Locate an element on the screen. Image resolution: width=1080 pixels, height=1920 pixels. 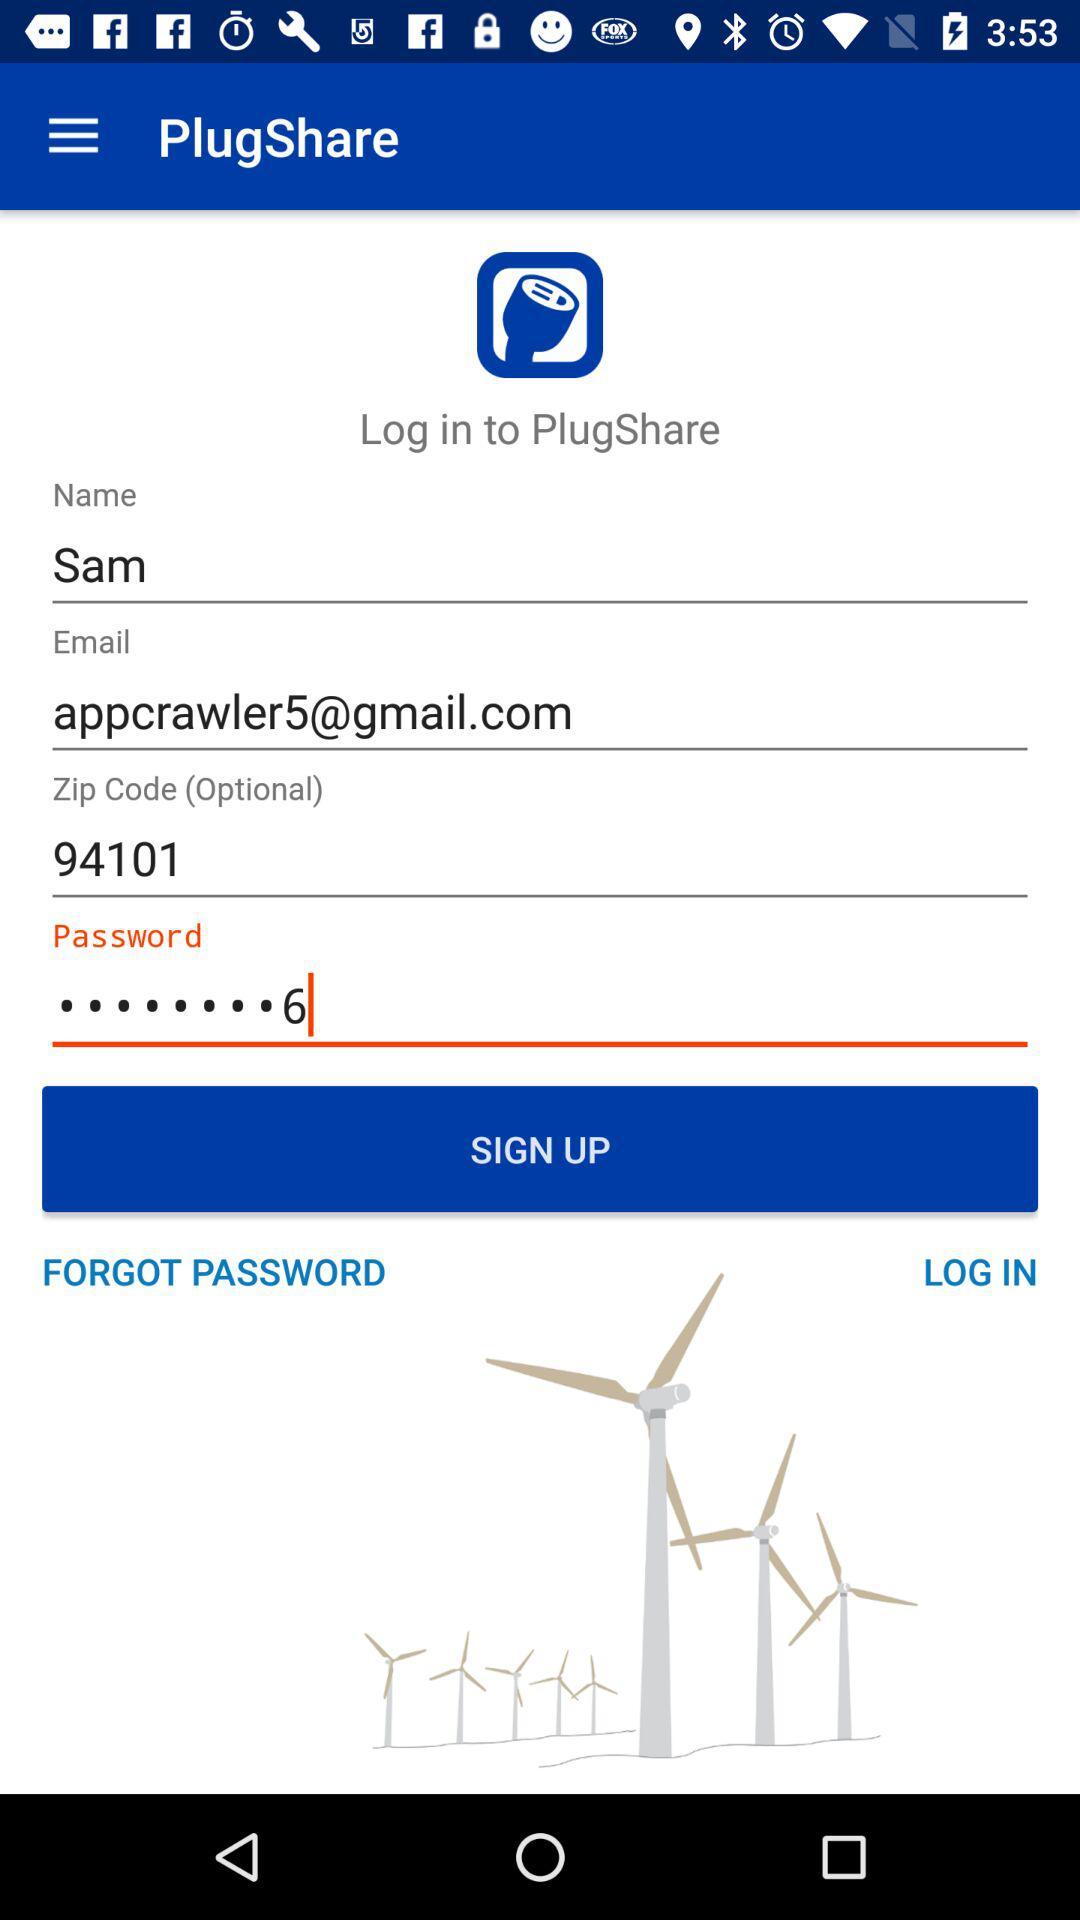
the text immediately below name is located at coordinates (540, 564).